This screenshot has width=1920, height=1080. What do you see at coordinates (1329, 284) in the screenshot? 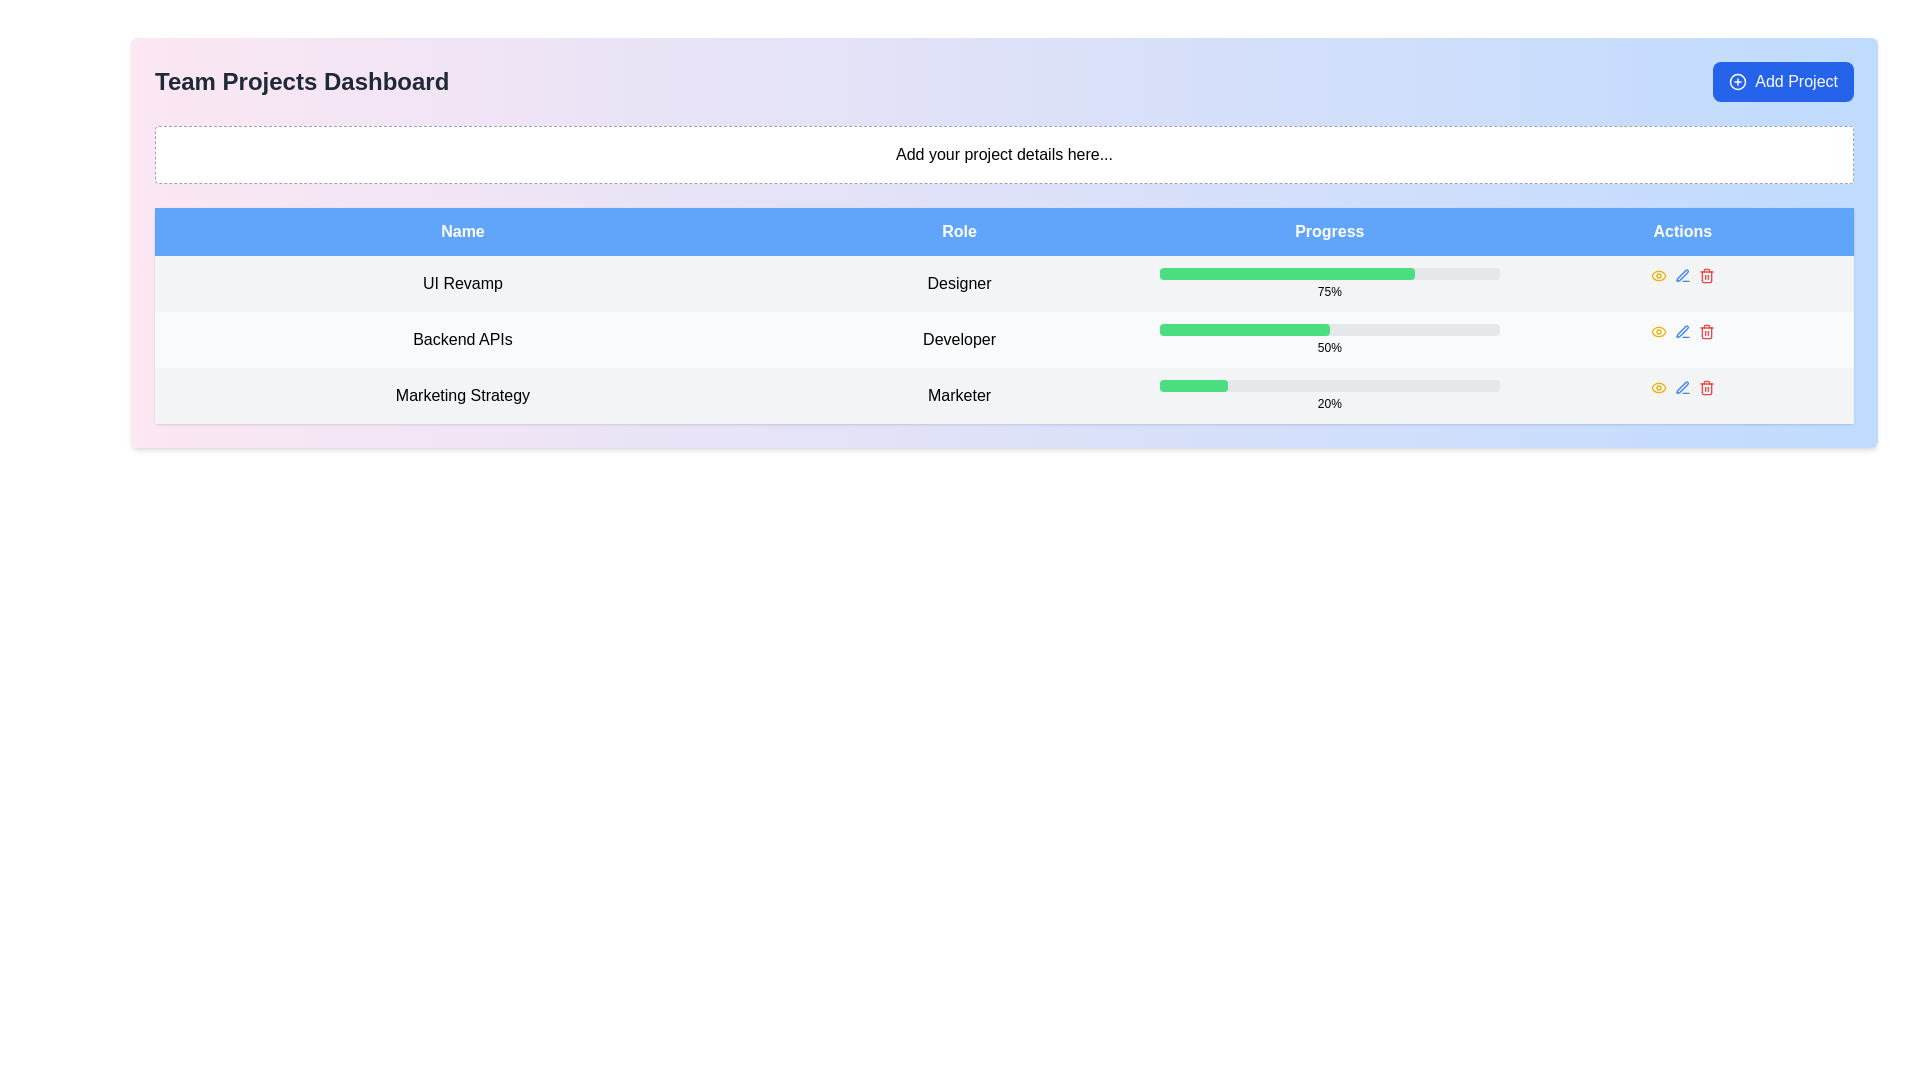
I see `the progress bar indicating 75% completion for the Designer role in the Progress column` at bounding box center [1329, 284].